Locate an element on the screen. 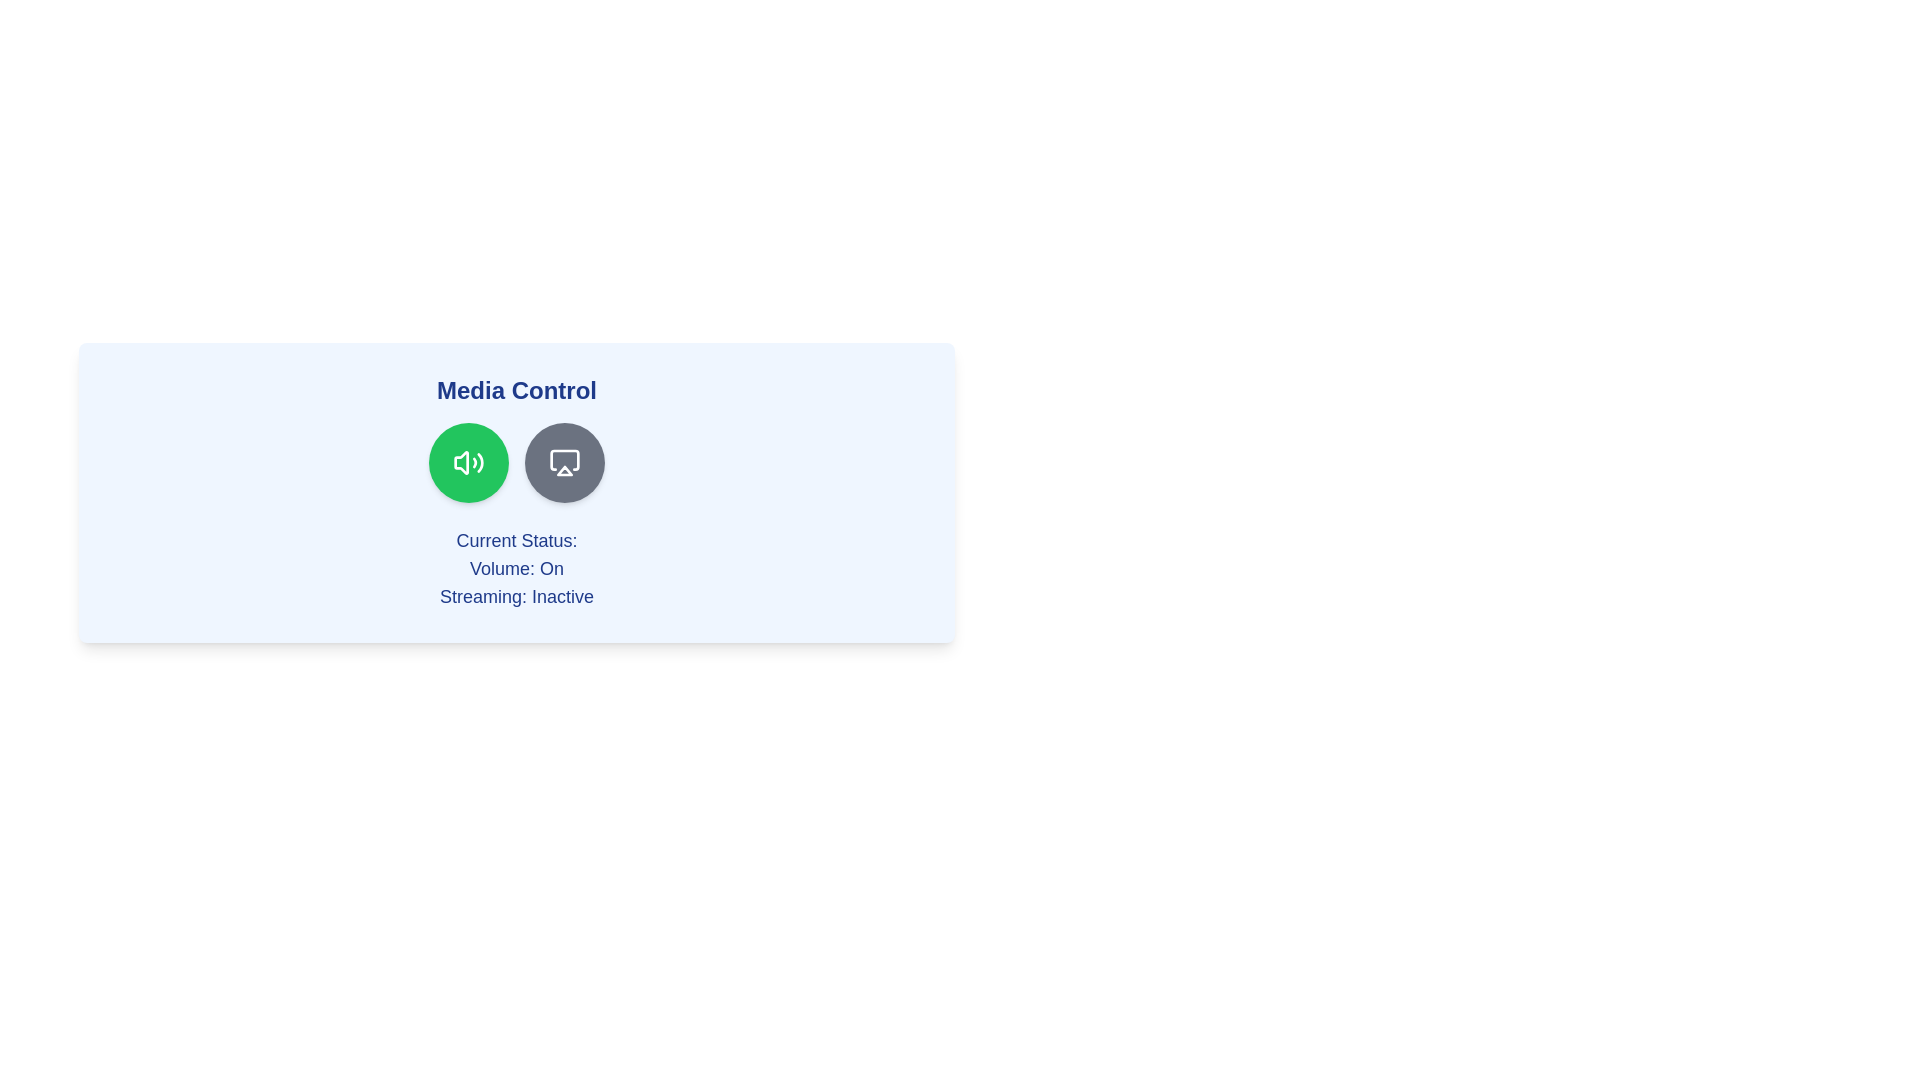  the green button with the speaker icon to toggle the volume is located at coordinates (468, 462).